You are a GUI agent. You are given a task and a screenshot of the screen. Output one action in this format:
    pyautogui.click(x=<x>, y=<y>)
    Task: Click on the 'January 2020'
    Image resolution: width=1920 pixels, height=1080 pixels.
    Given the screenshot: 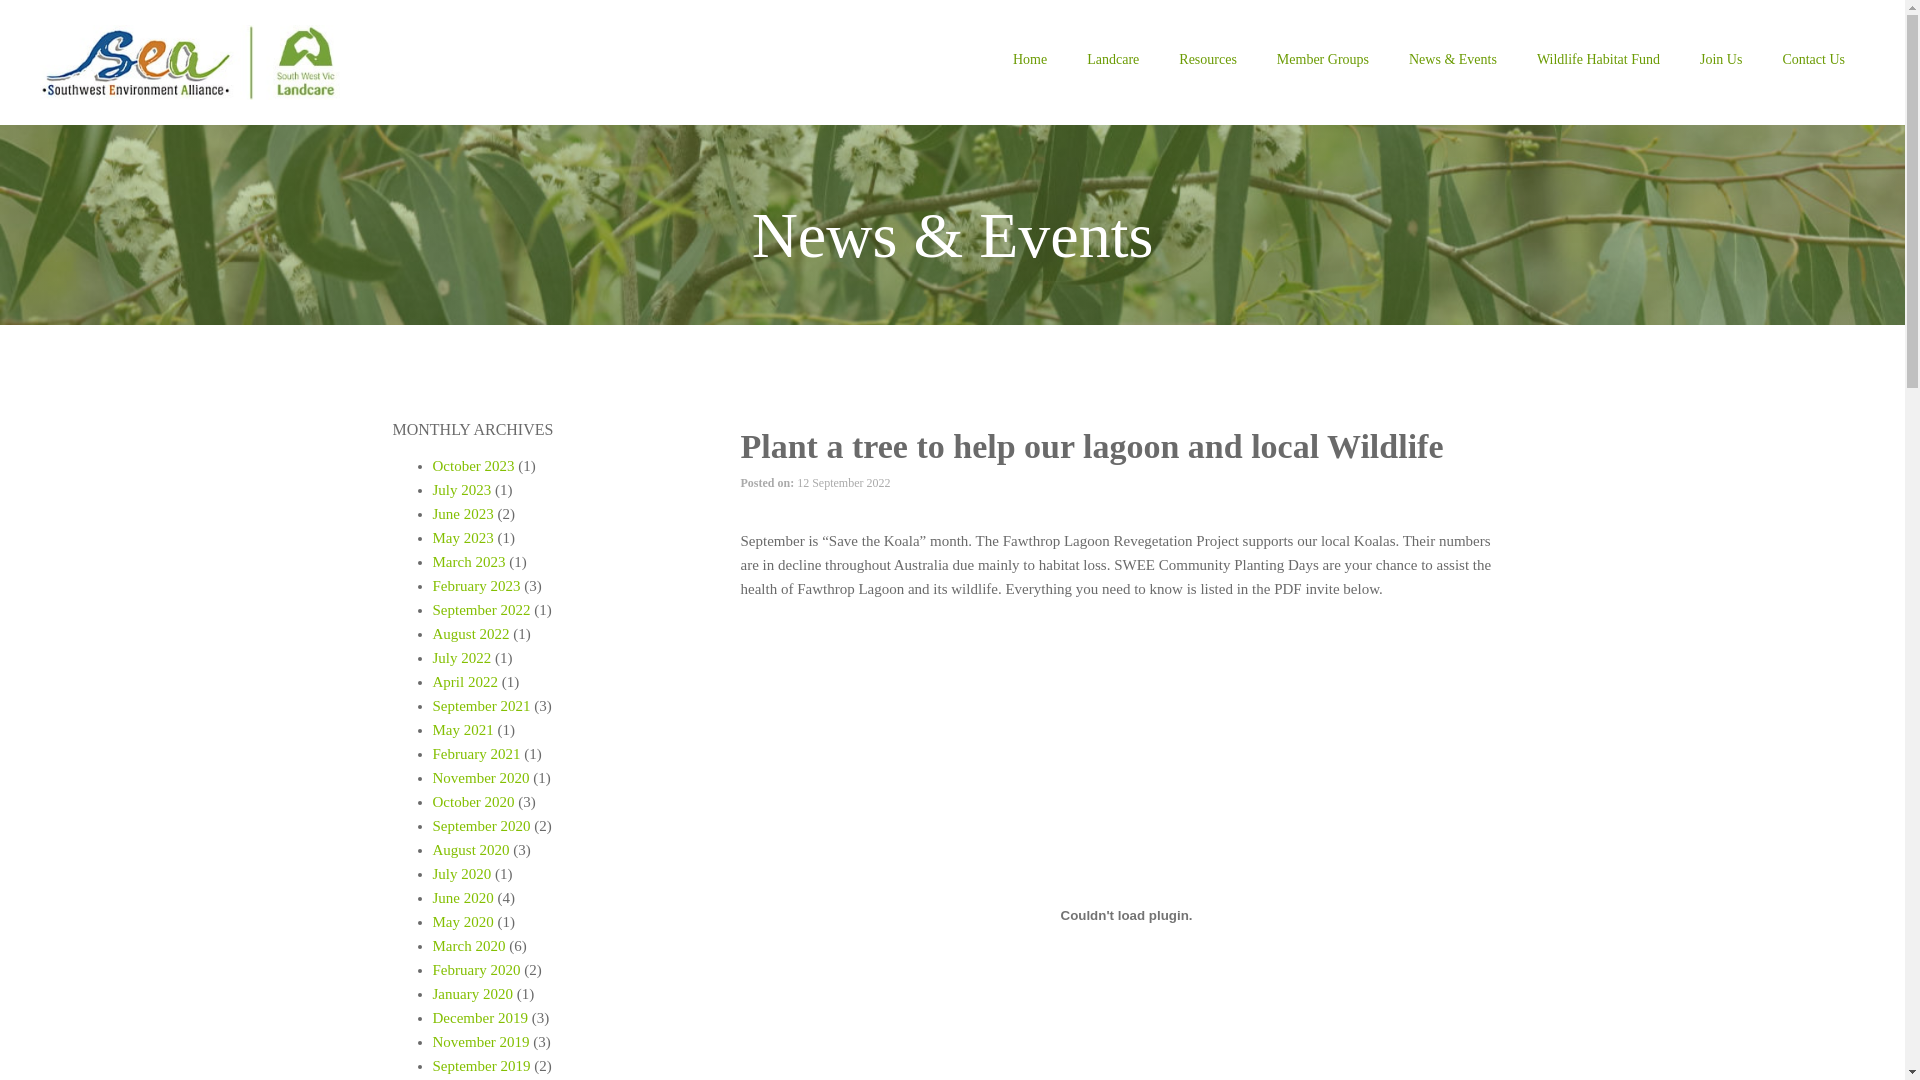 What is the action you would take?
    pyautogui.click(x=470, y=994)
    